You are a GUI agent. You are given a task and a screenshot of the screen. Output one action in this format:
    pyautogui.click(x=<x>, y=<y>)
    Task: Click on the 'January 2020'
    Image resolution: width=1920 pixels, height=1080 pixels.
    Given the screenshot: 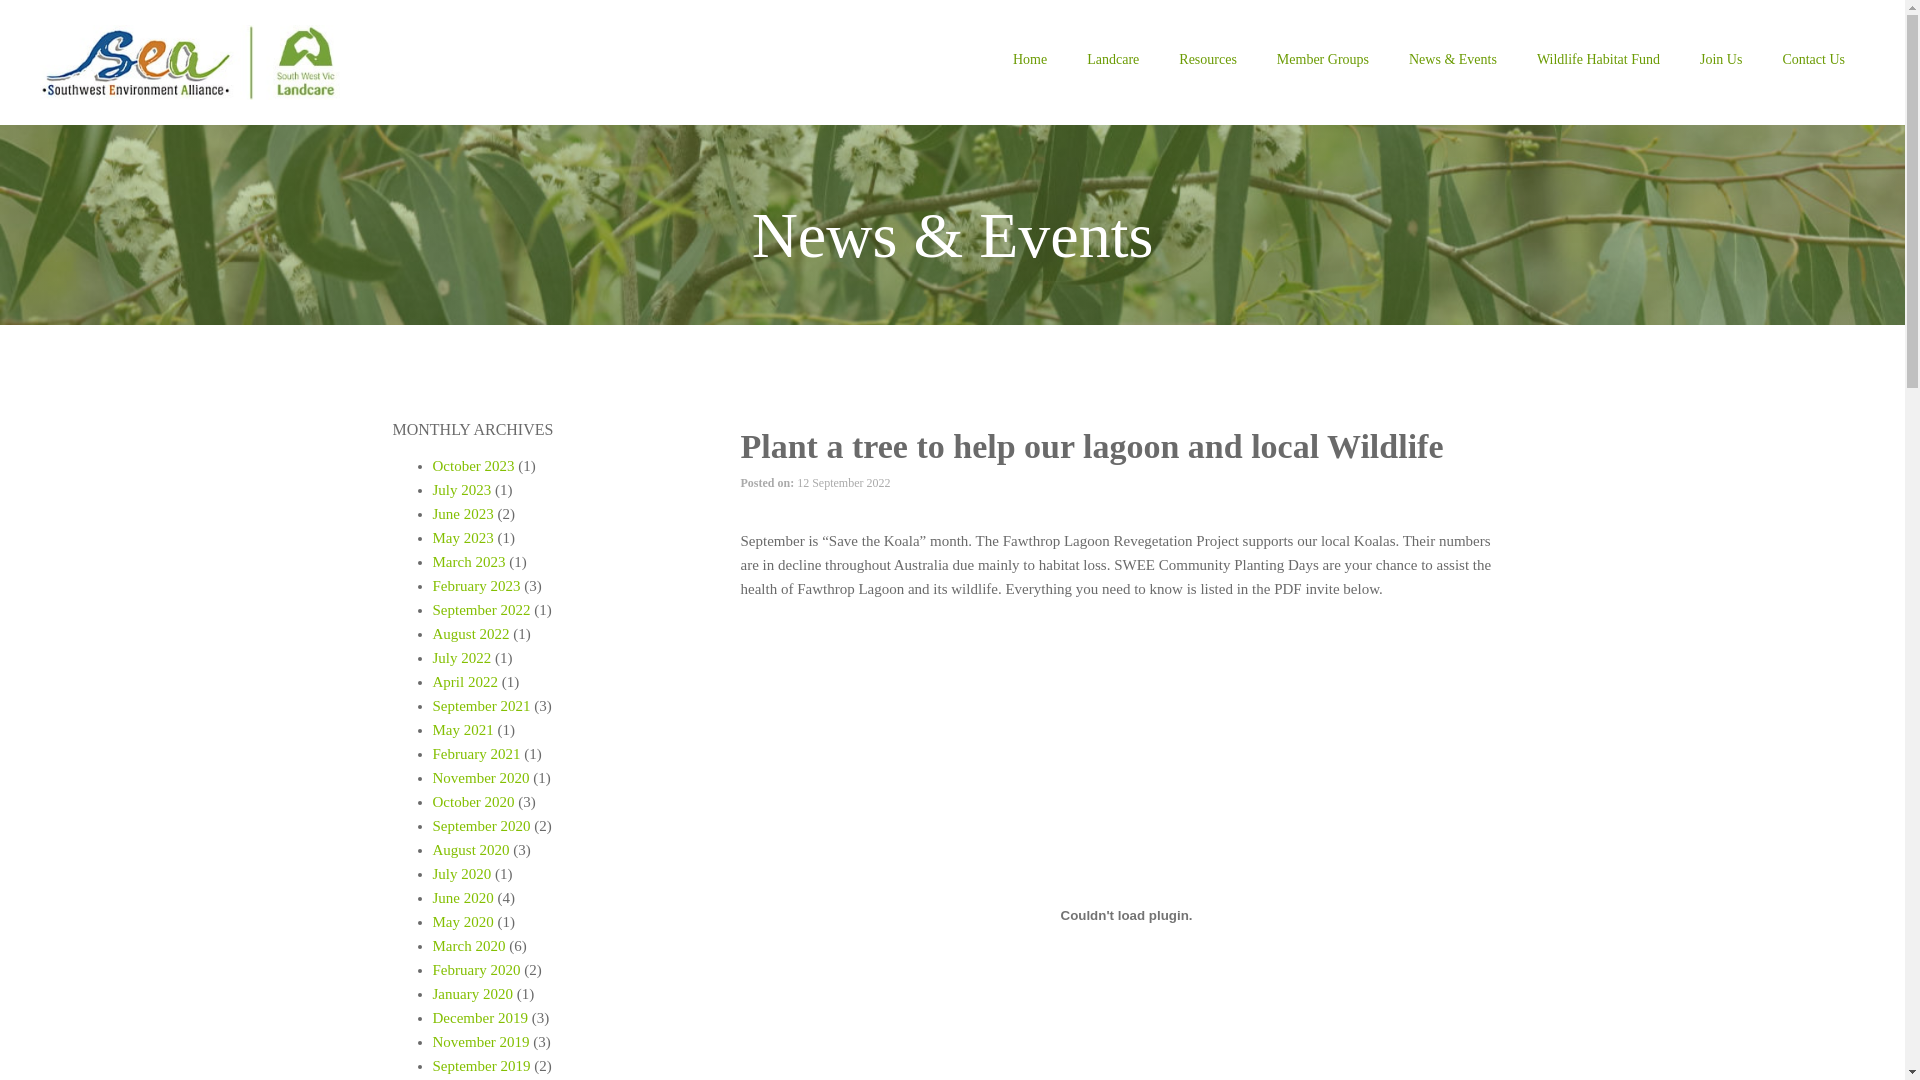 What is the action you would take?
    pyautogui.click(x=470, y=994)
    